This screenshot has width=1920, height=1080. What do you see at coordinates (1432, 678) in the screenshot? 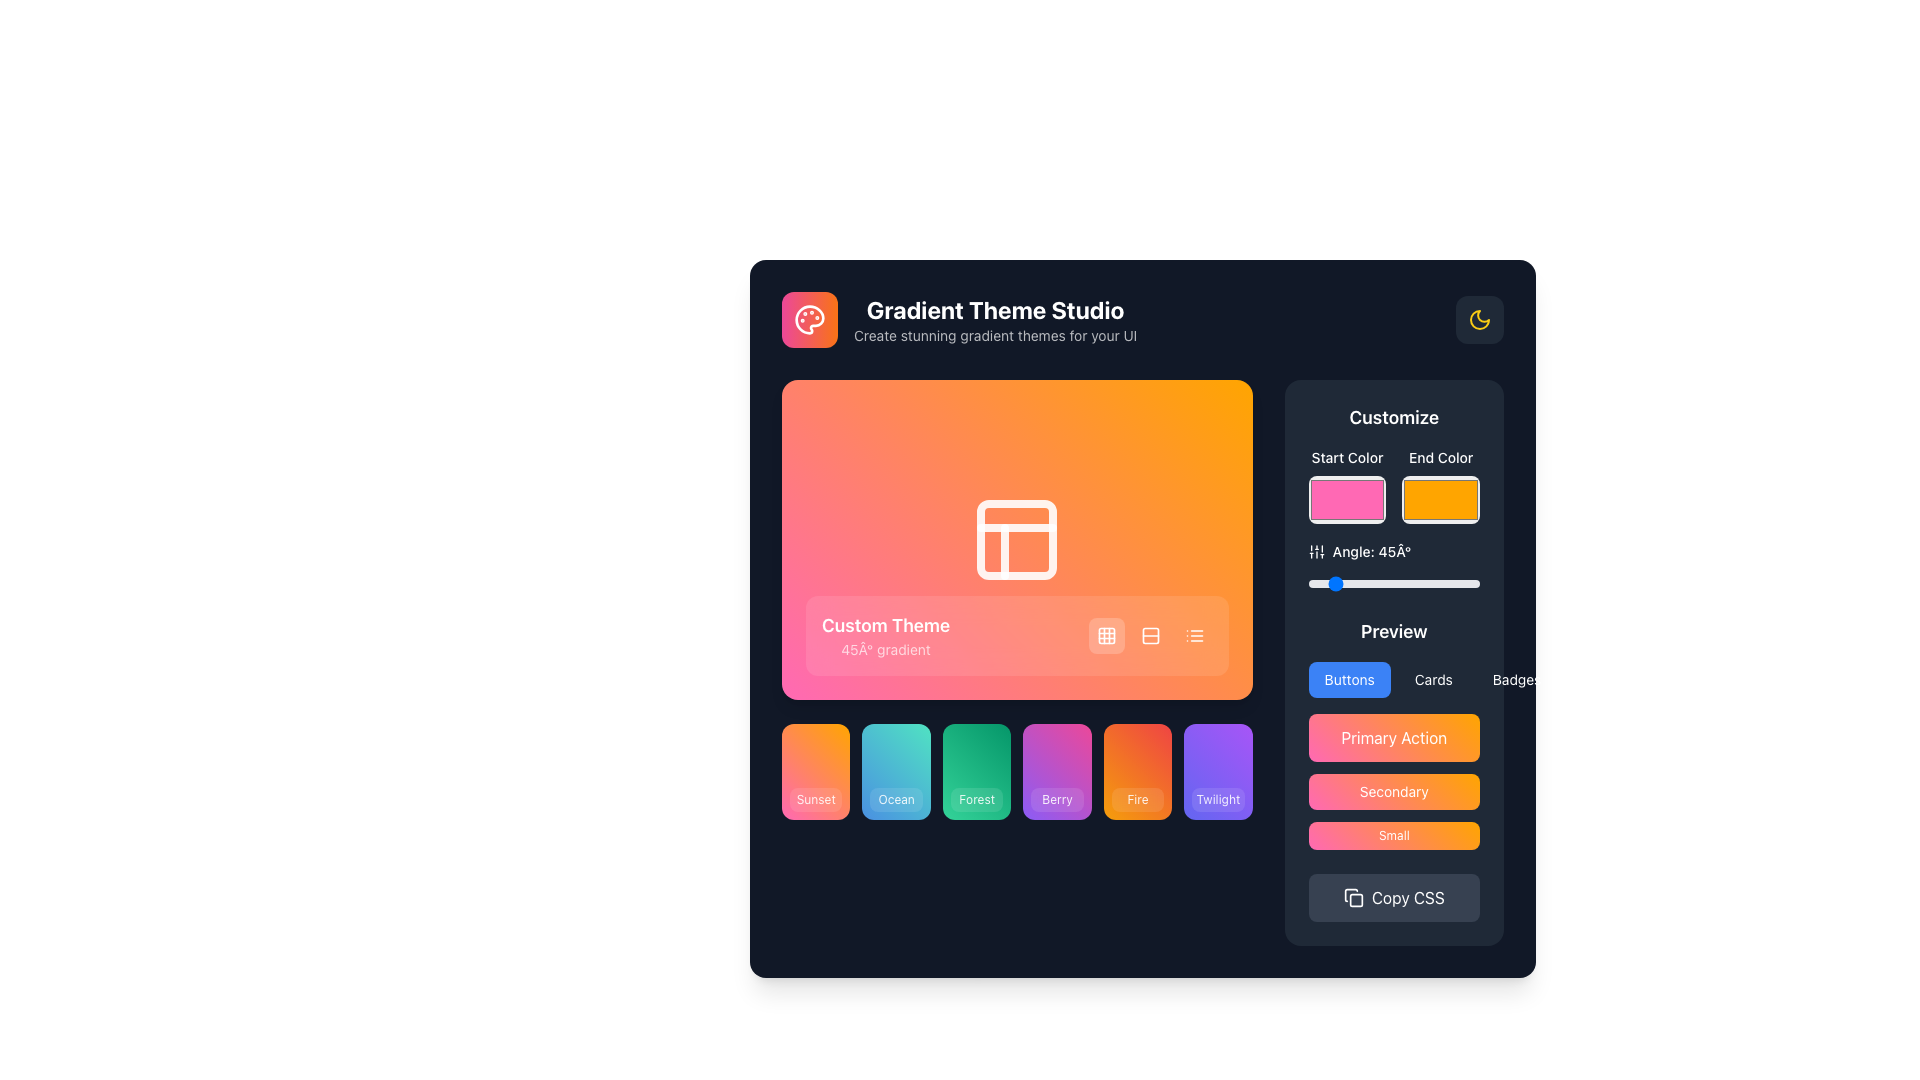
I see `the 'Cards' button, which is a dark button with white text located in the right column of the 'Preview' section, below the 'Customize' settings` at bounding box center [1432, 678].